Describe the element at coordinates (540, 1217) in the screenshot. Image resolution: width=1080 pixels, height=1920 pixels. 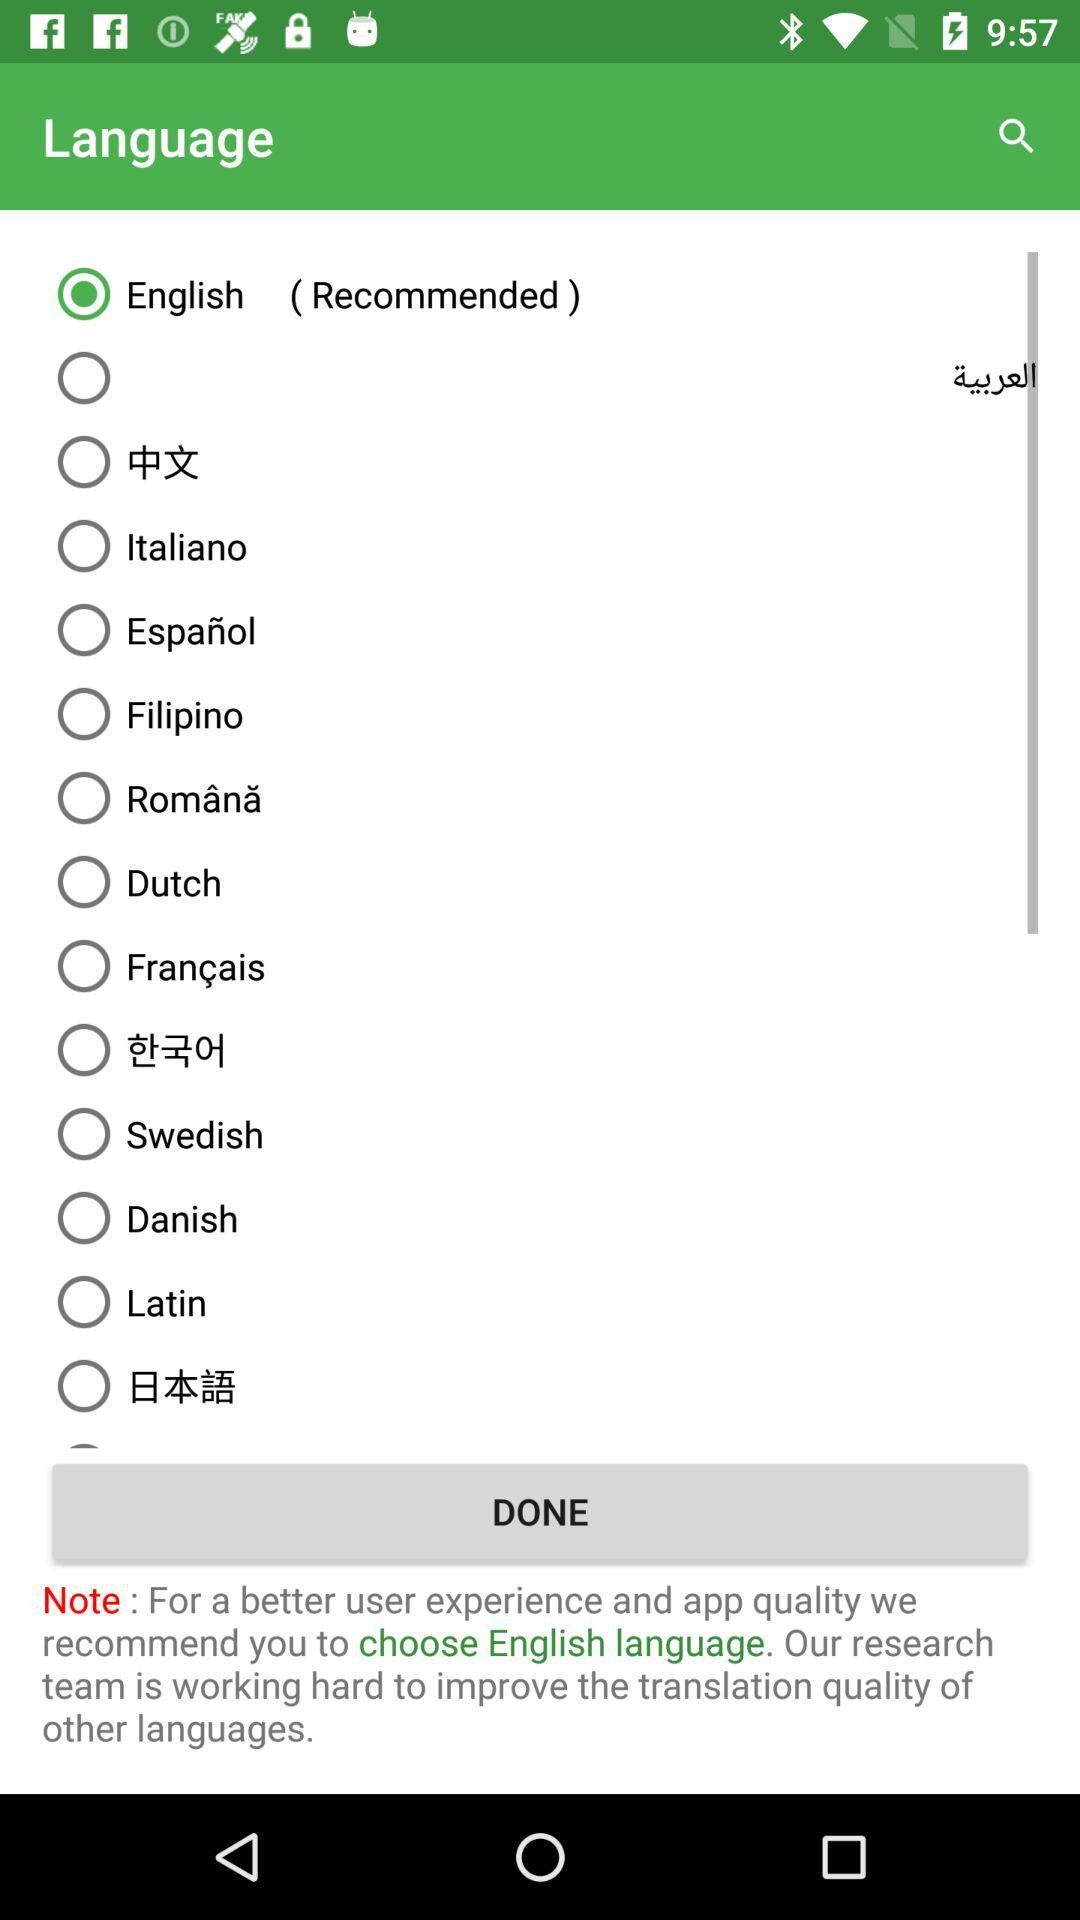
I see `danish` at that location.